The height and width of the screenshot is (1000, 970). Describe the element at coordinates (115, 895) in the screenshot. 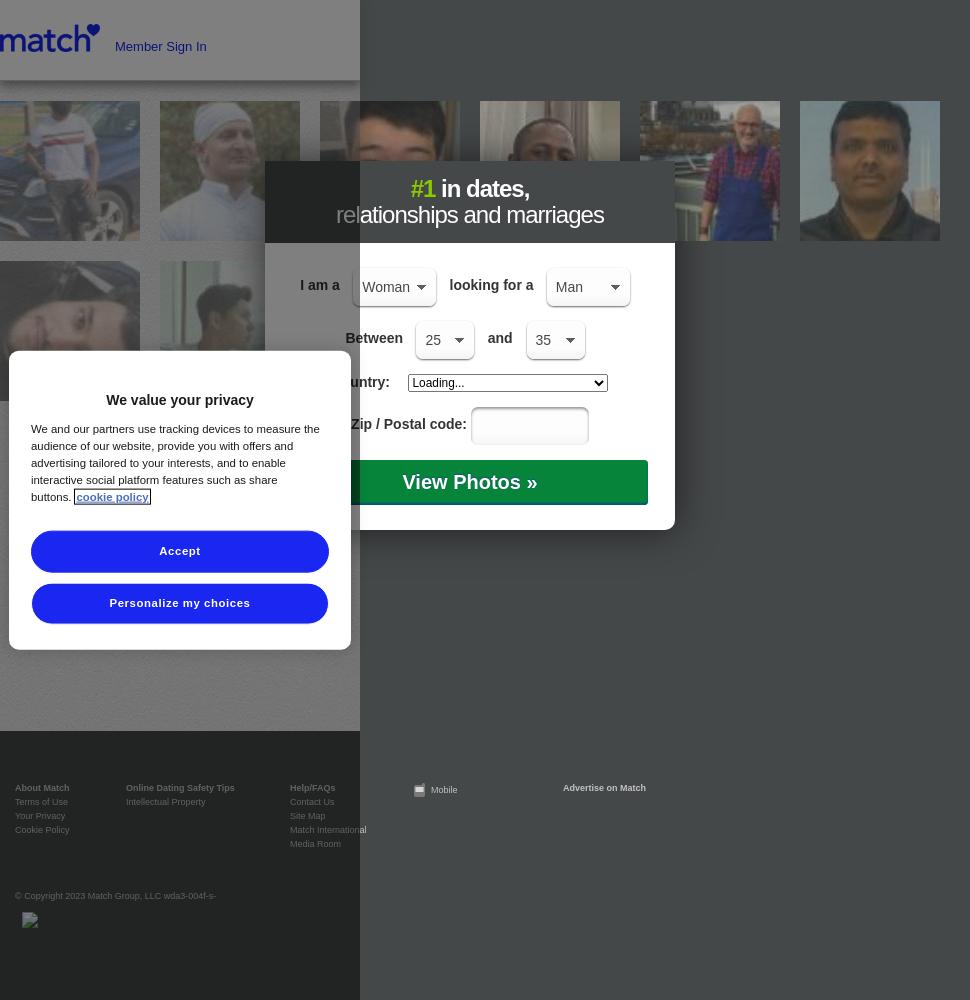

I see `'© Copyright 2023 Match Group, LLC wda3-004f-s-'` at that location.